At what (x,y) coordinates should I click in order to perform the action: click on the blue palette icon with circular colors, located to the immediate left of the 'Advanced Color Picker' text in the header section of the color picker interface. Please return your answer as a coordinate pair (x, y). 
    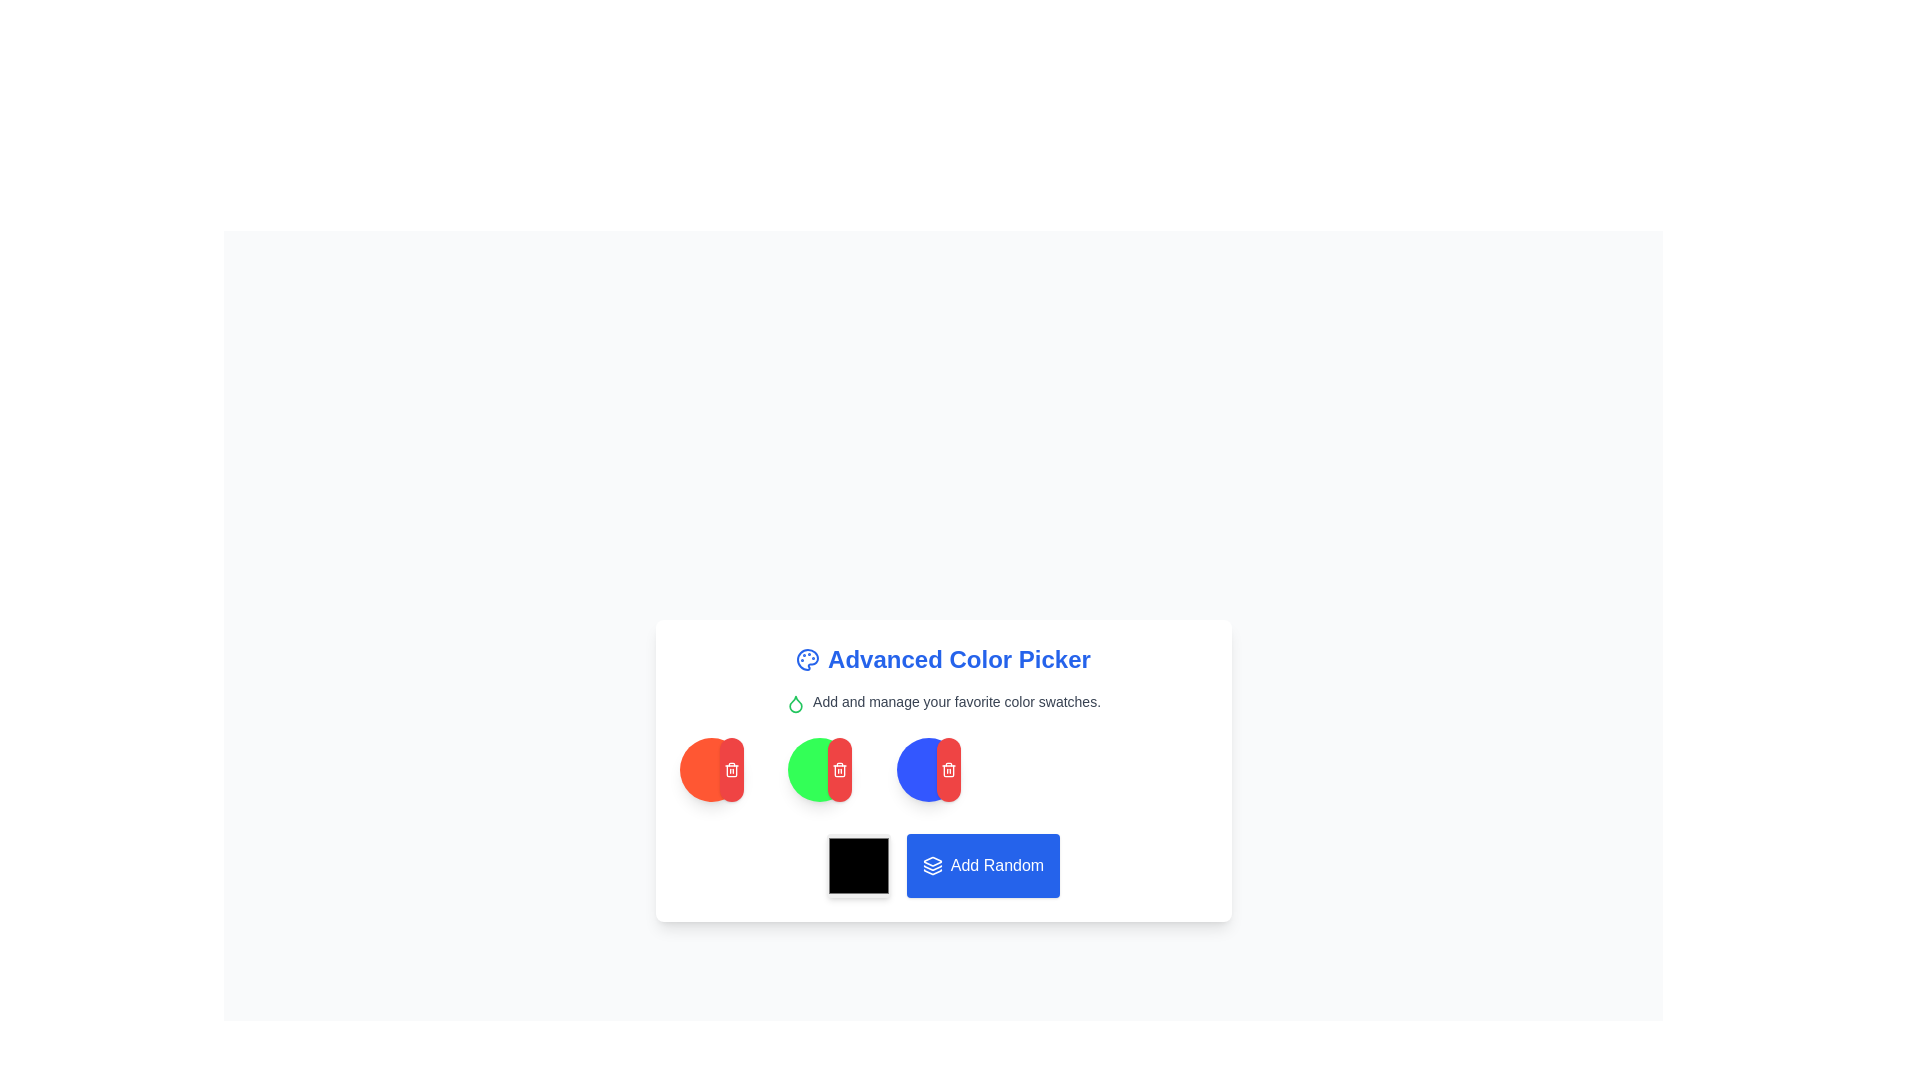
    Looking at the image, I should click on (808, 660).